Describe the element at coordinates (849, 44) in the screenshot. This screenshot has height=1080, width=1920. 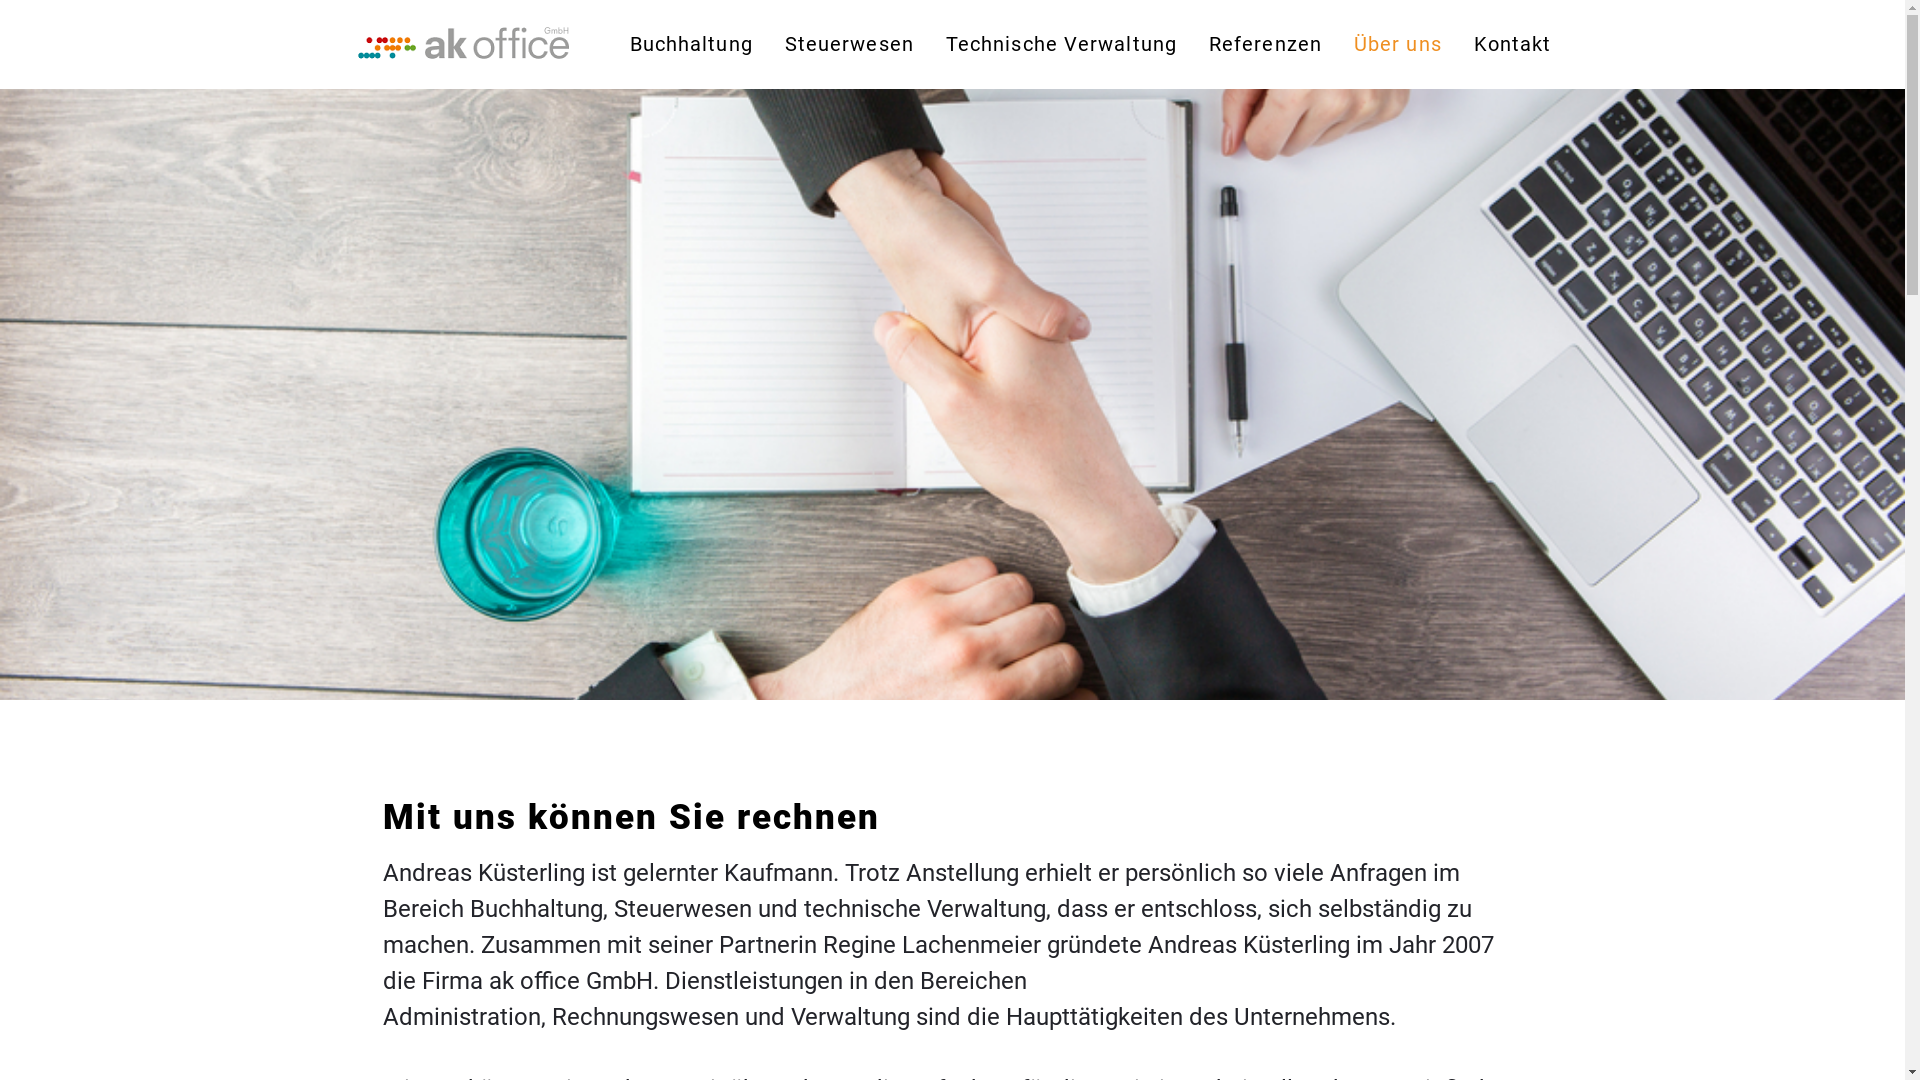
I see `'Steuerwesen'` at that location.